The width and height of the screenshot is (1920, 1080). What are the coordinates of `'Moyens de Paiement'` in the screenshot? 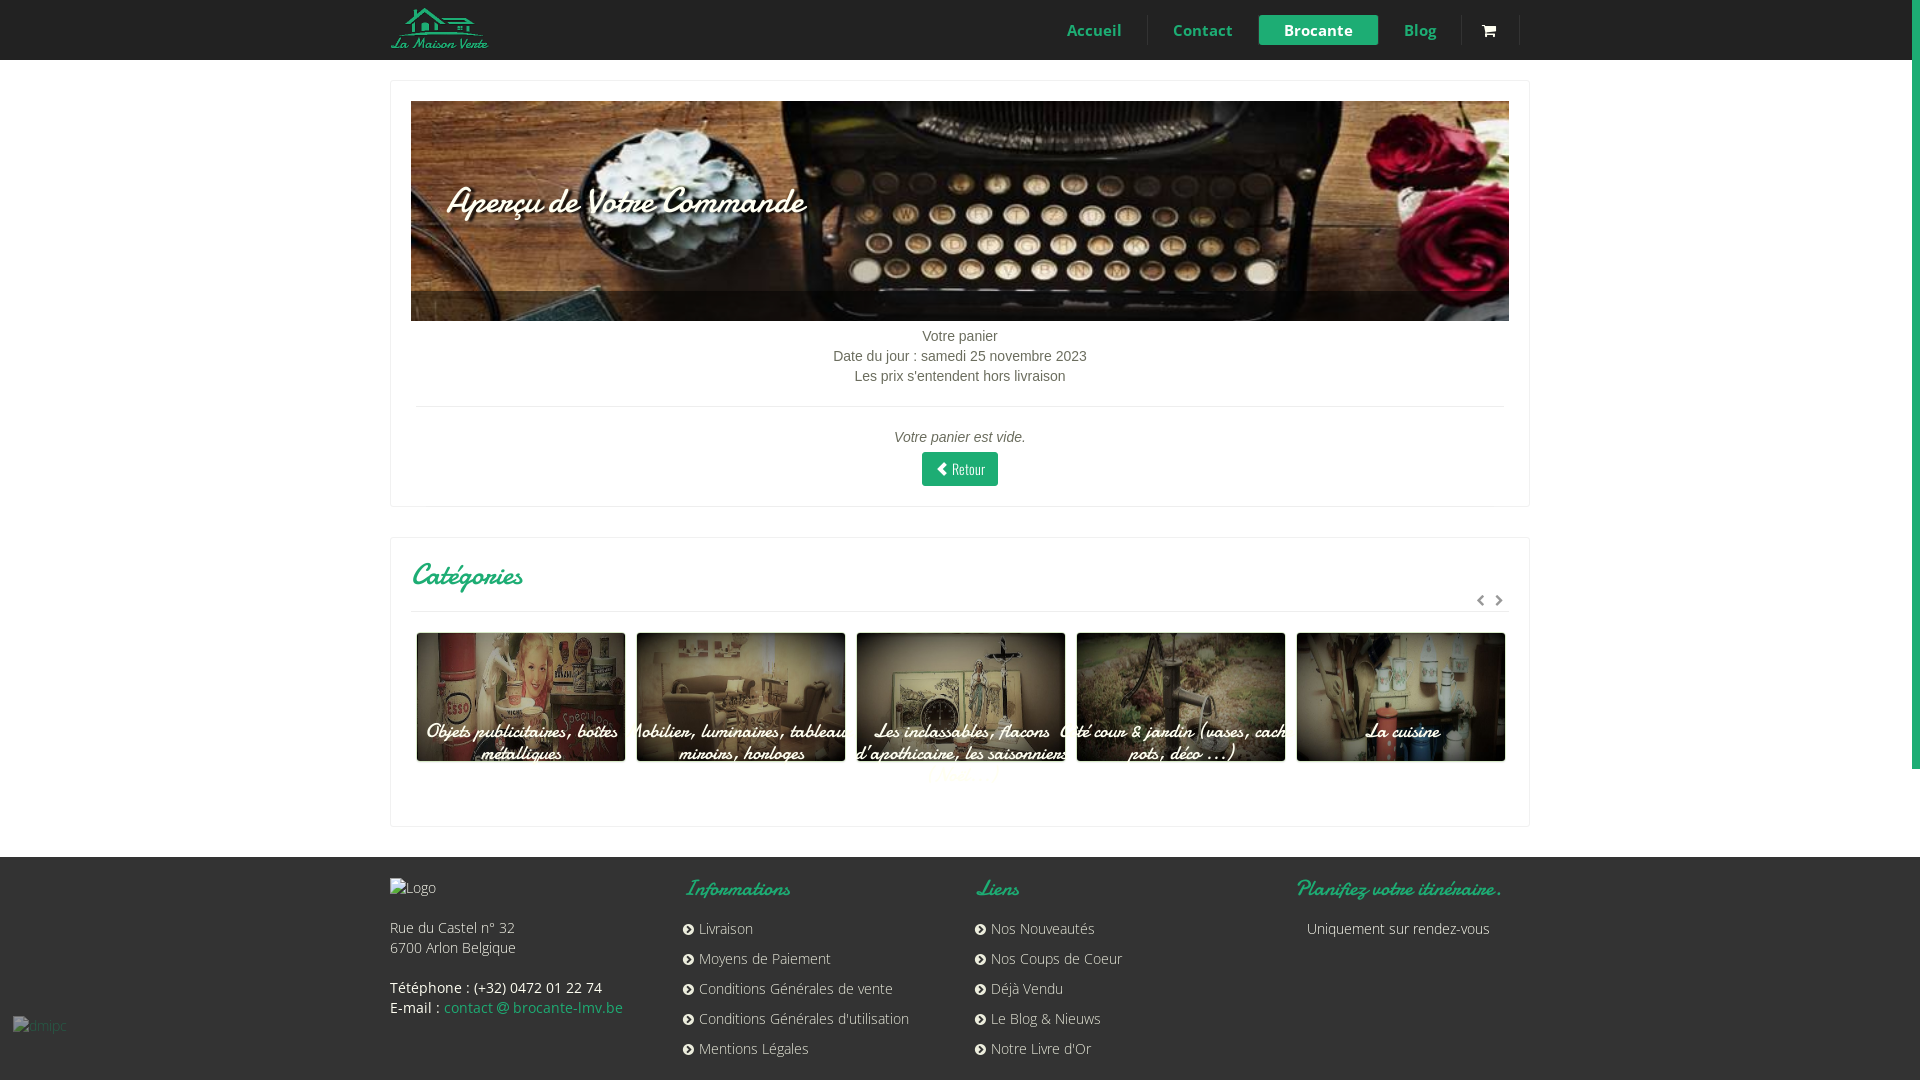 It's located at (755, 957).